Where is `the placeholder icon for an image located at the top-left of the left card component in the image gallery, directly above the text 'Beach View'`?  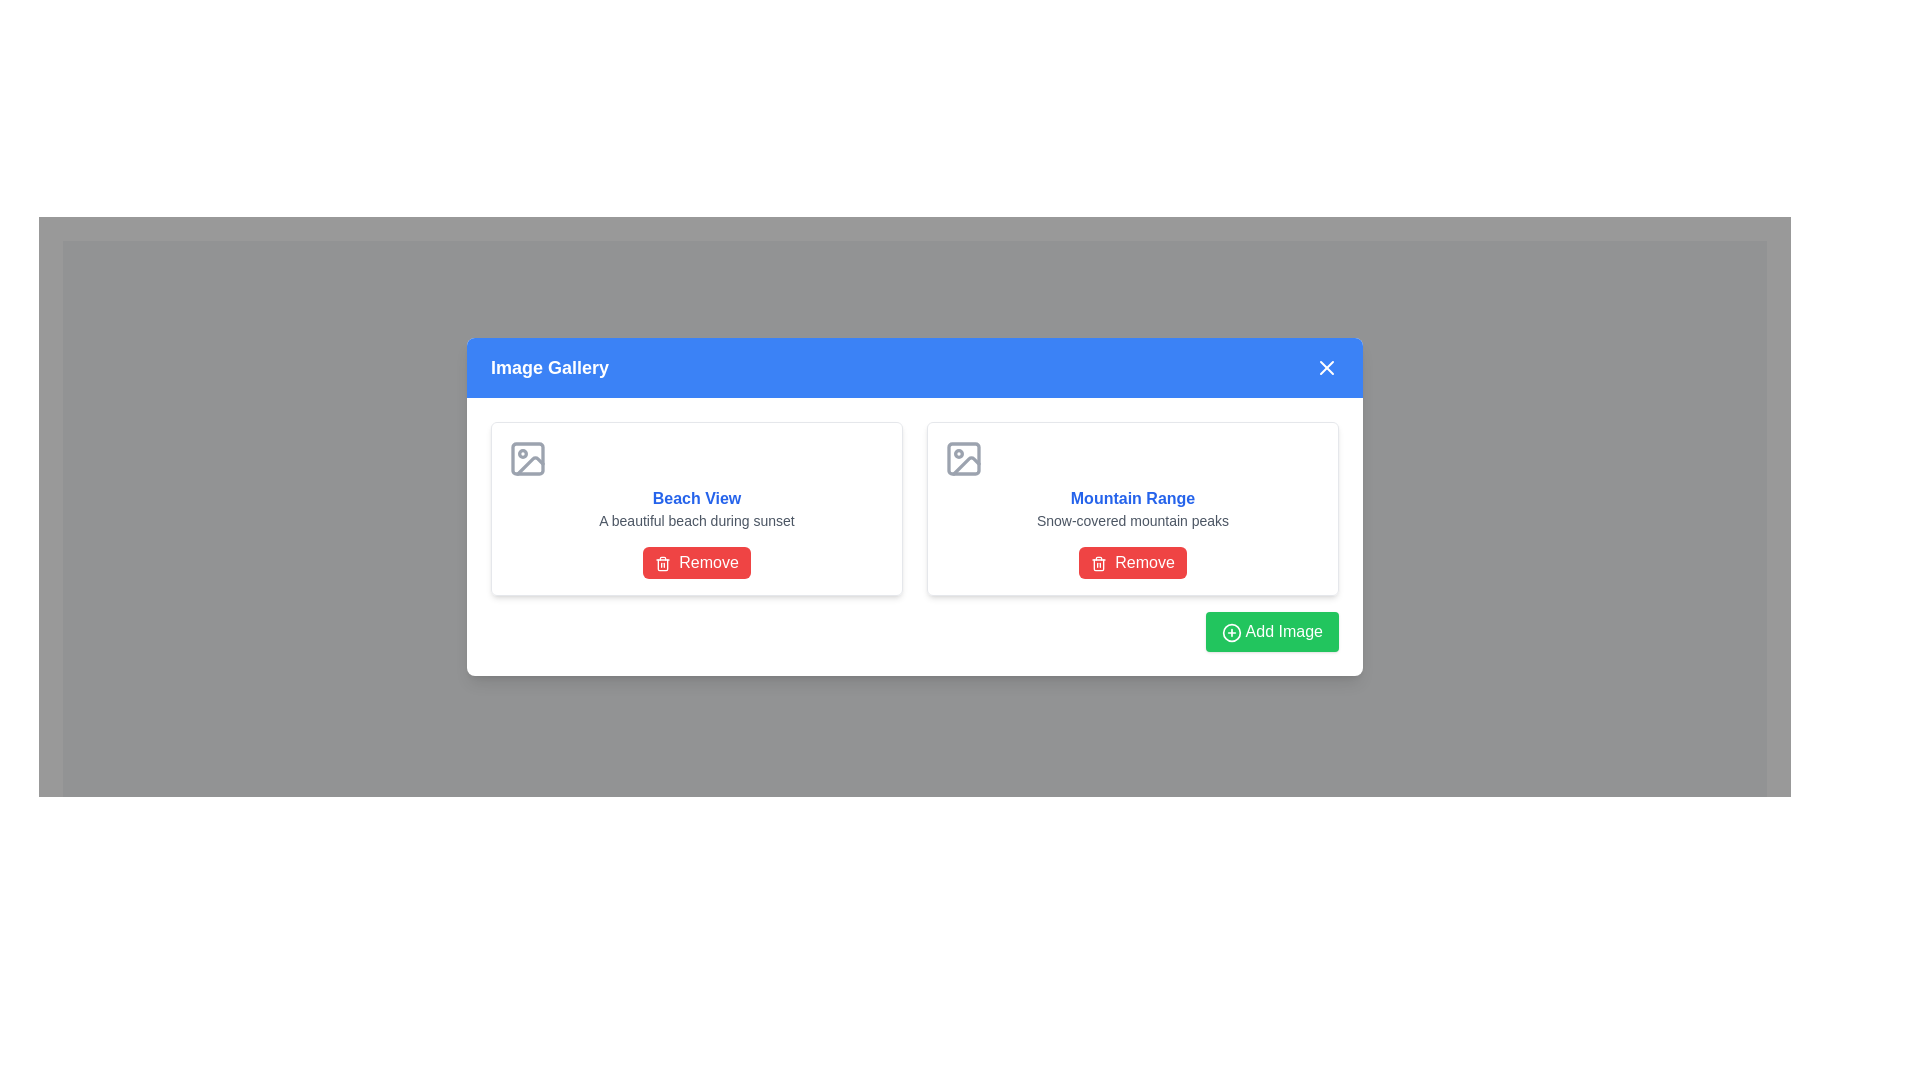 the placeholder icon for an image located at the top-left of the left card component in the image gallery, directly above the text 'Beach View' is located at coordinates (528, 459).